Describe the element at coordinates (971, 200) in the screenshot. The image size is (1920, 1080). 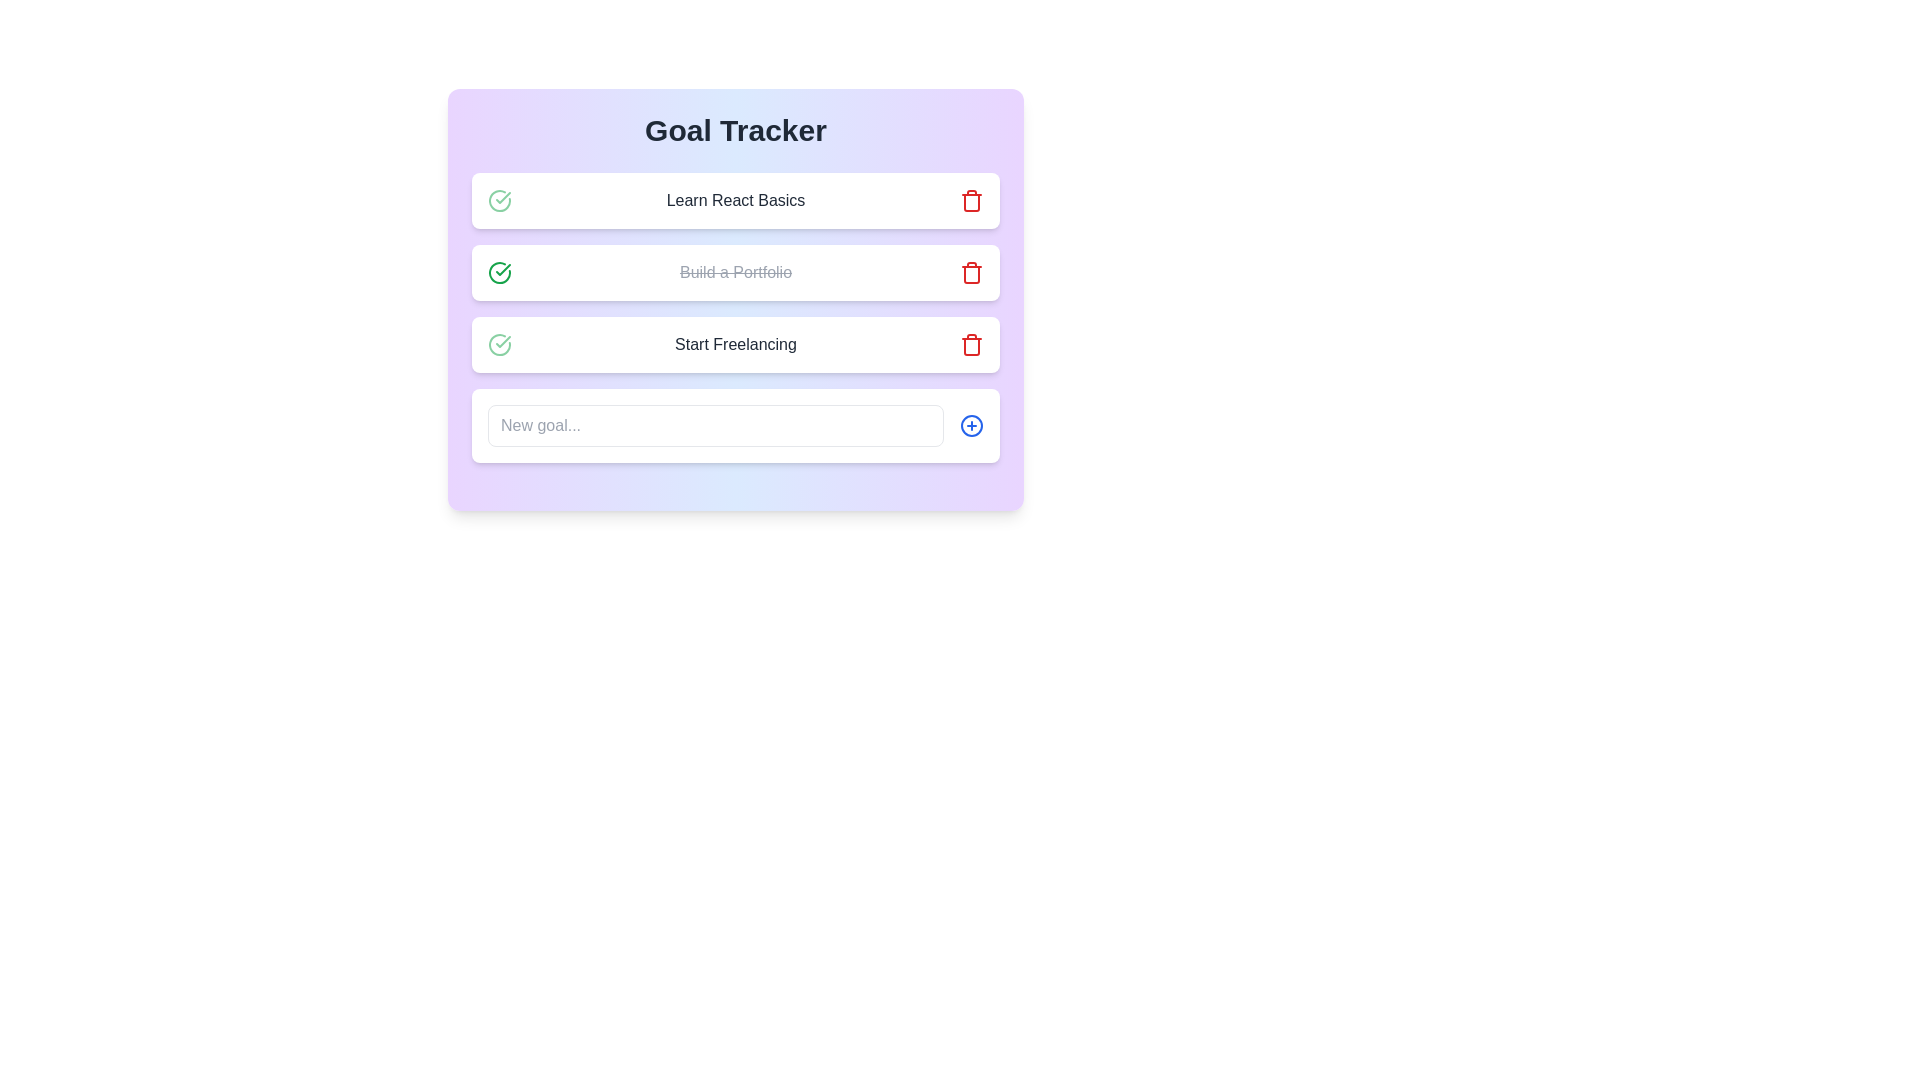
I see `delete button for the goal titled Learn React Basics` at that location.